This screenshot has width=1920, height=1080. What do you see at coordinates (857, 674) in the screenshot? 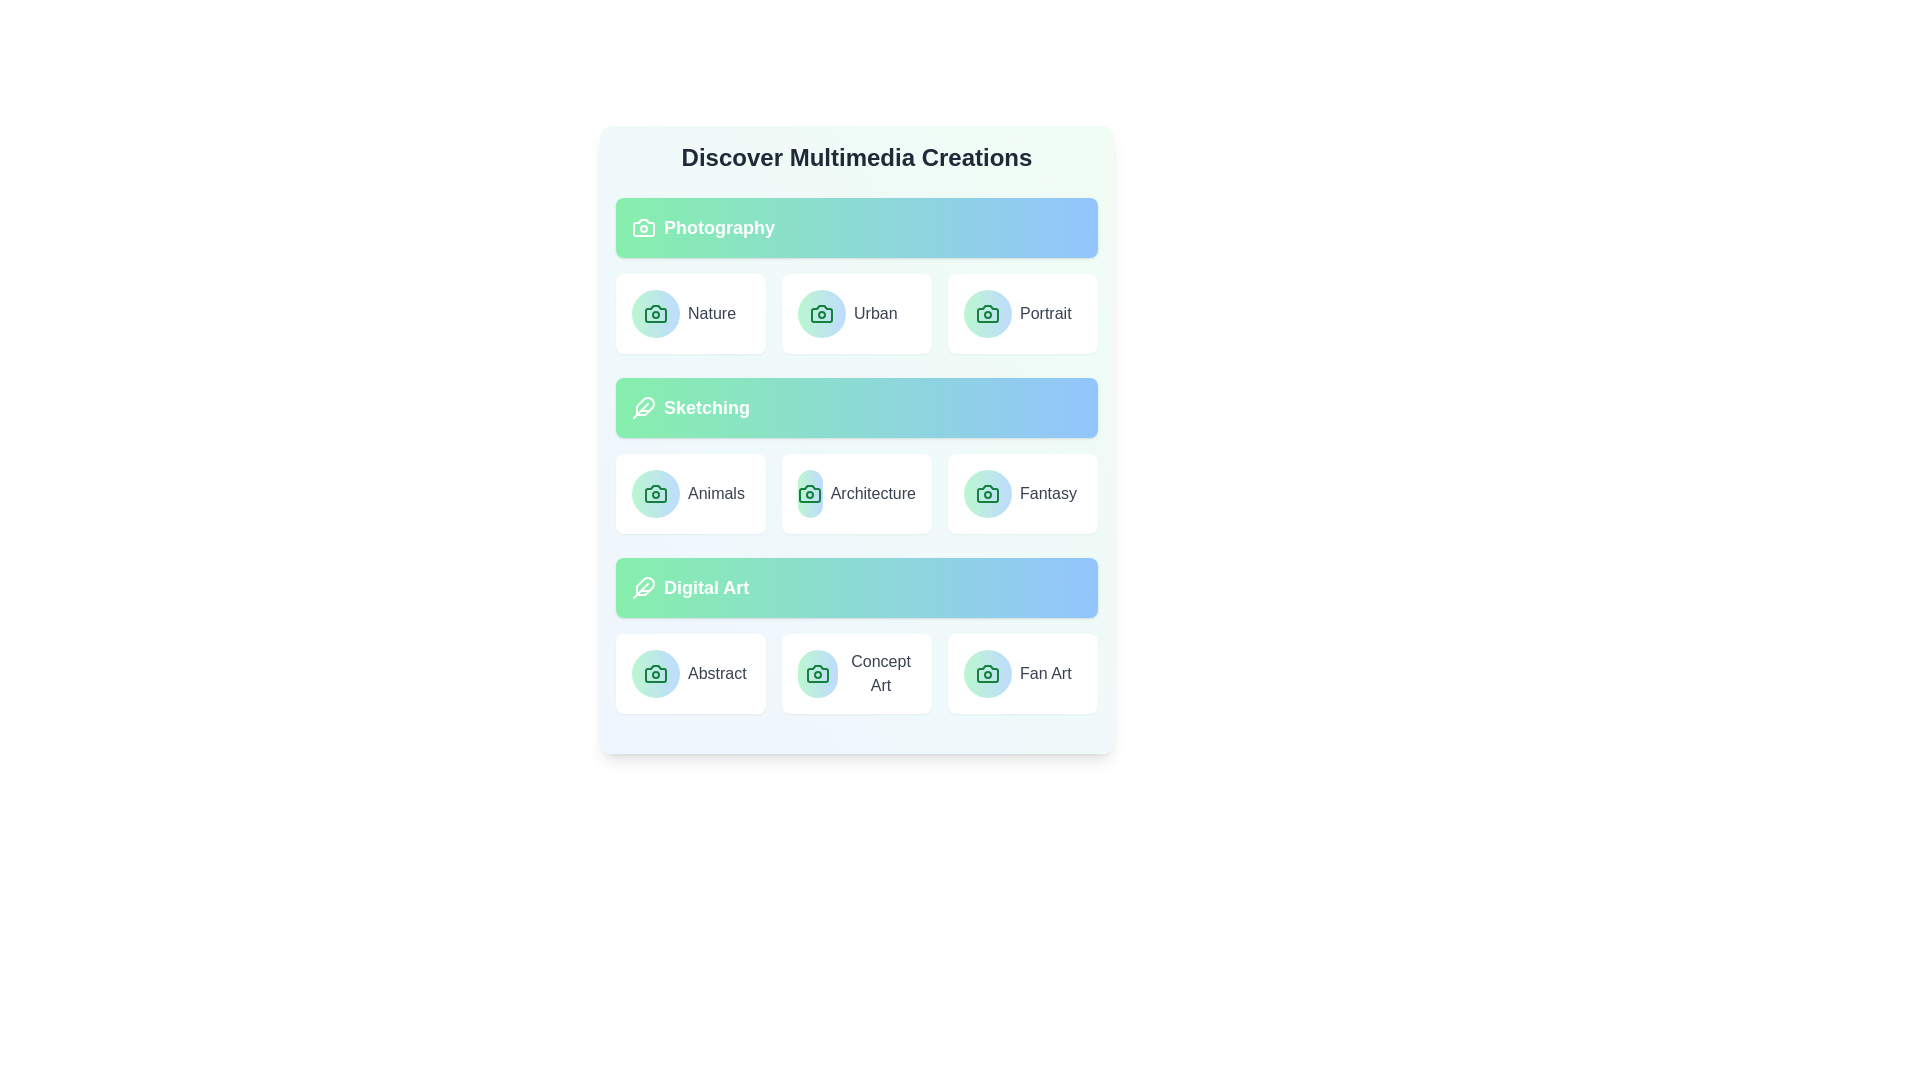
I see `the item labeled Concept Art` at bounding box center [857, 674].